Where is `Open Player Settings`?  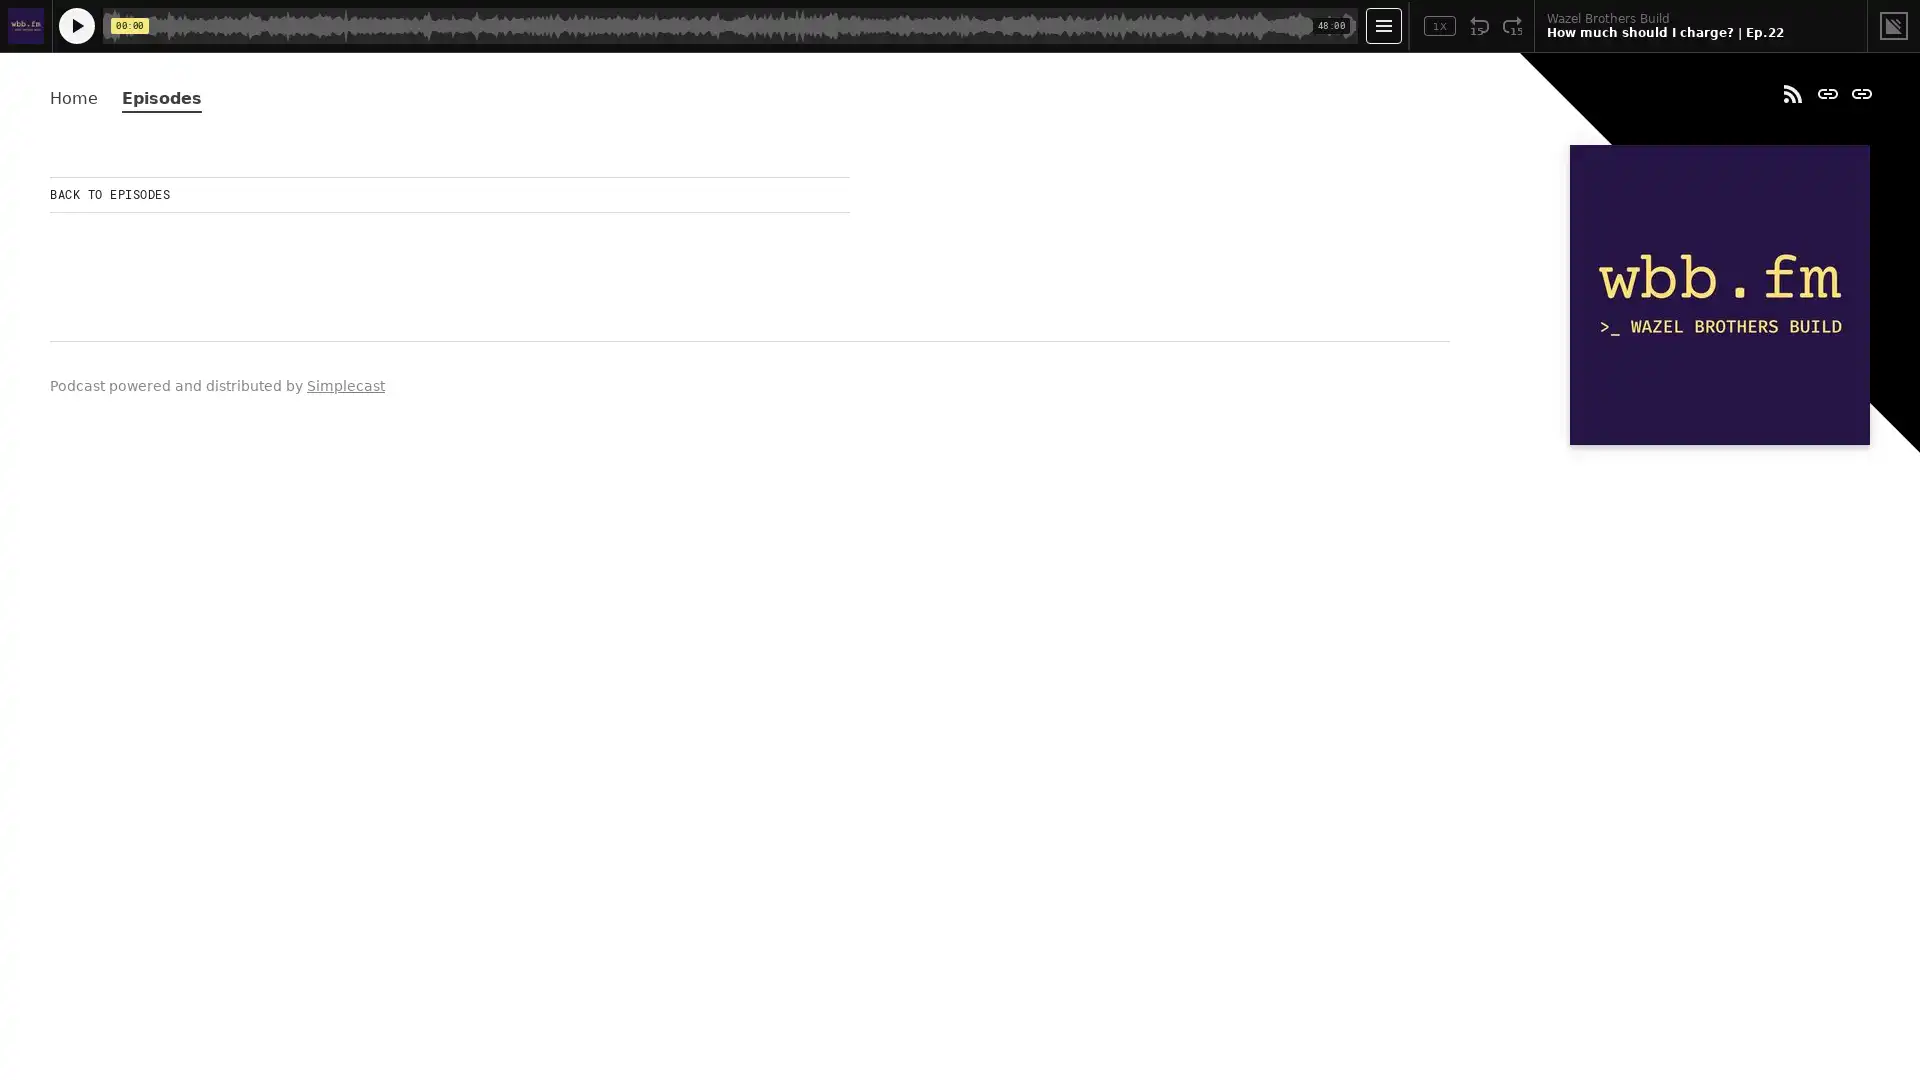 Open Player Settings is located at coordinates (1382, 26).